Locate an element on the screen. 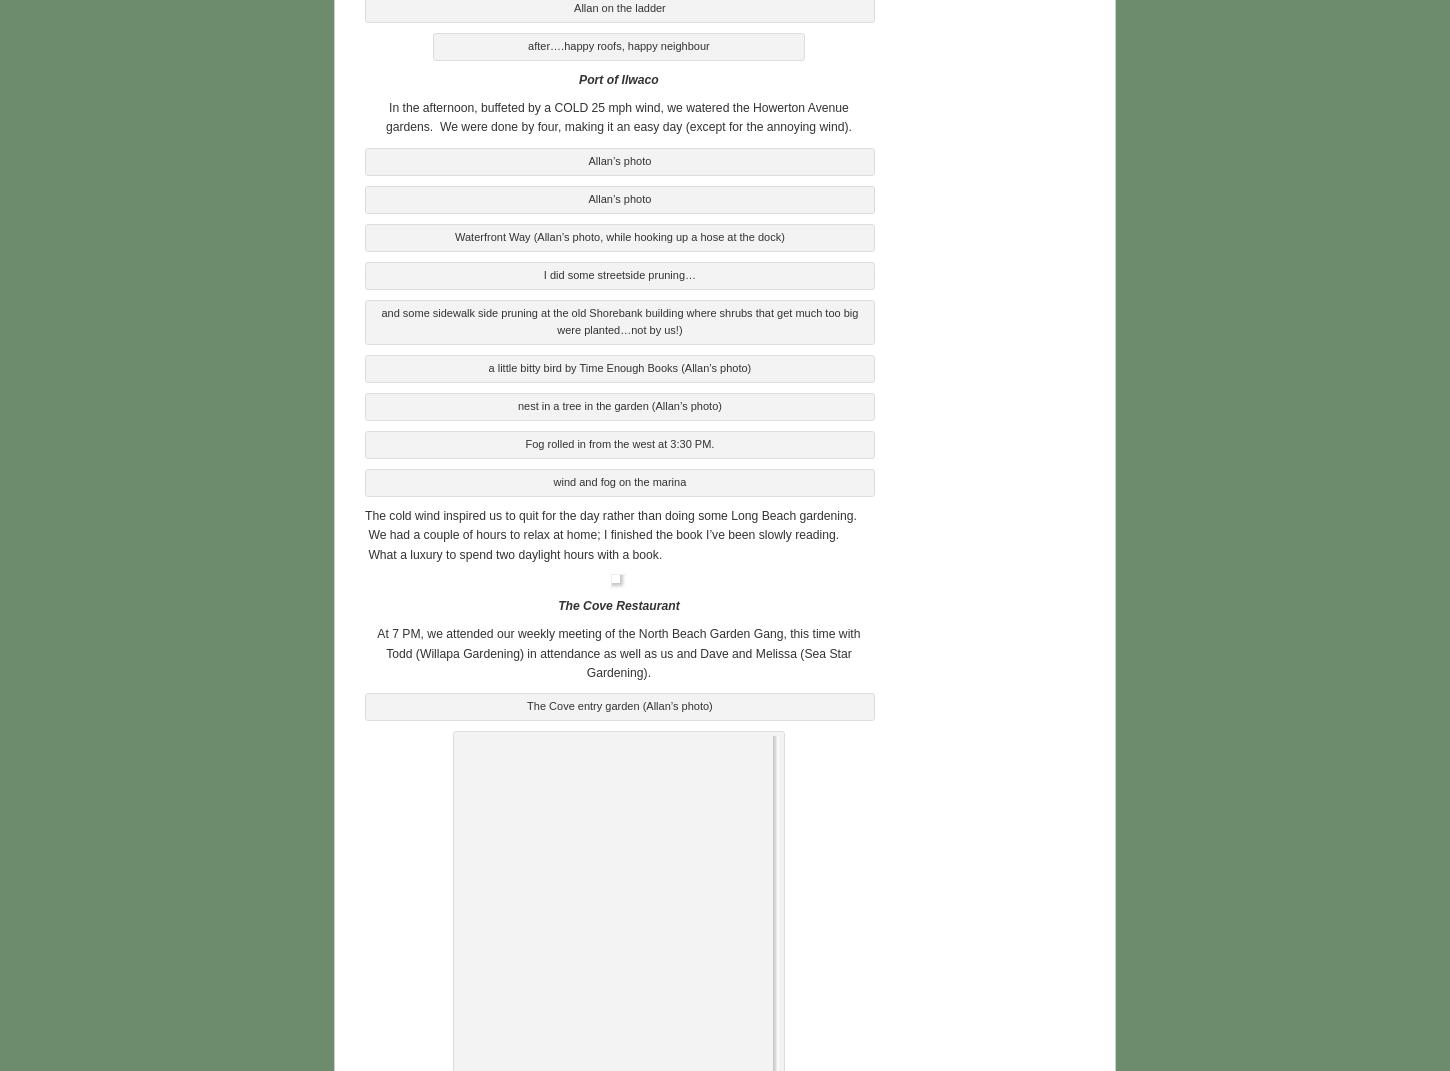 The width and height of the screenshot is (1450, 1071). 'At 7 PM, we attended our weekly meeting of the North Beach Garden Gang, this time with Todd (Willapa Gardening) in attendance as well as us and Dave and Melissa (Sea Star Gardening).' is located at coordinates (617, 650).